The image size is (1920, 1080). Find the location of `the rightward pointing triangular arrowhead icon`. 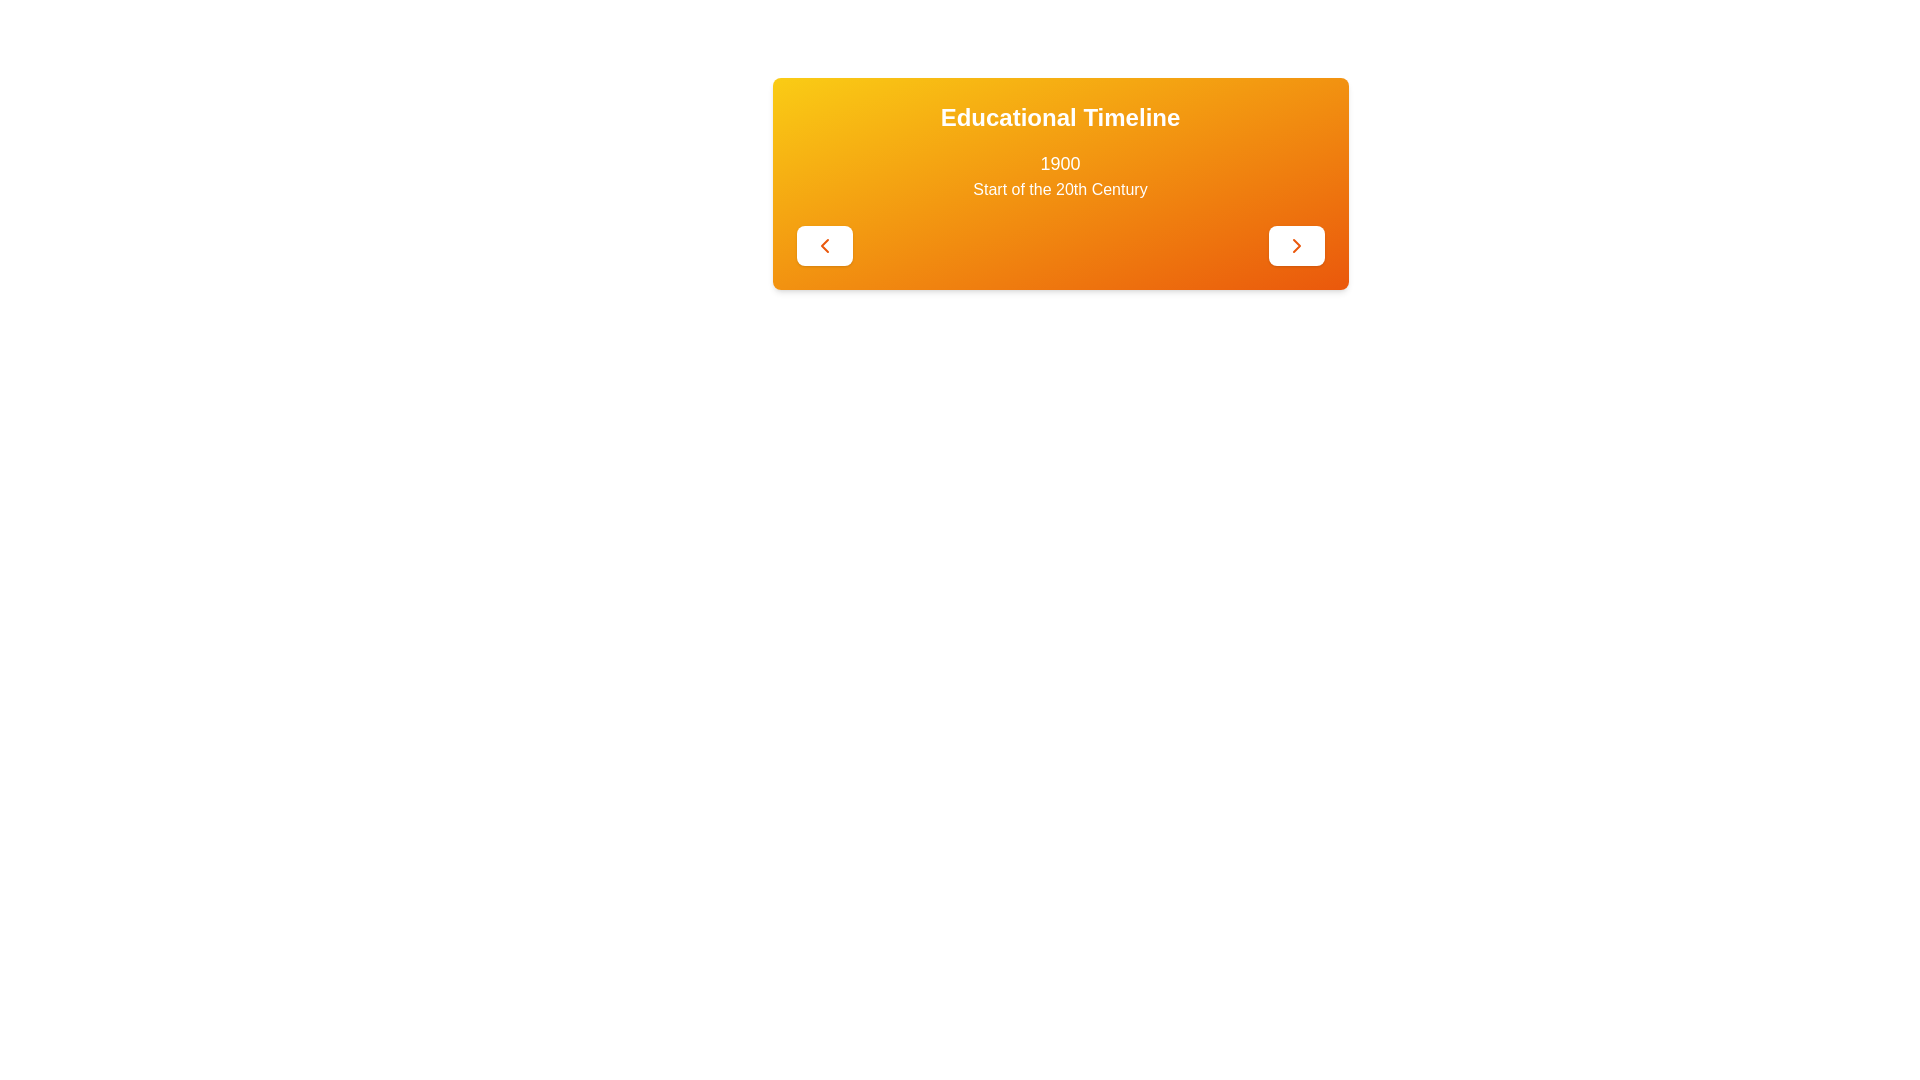

the rightward pointing triangular arrowhead icon is located at coordinates (1296, 245).